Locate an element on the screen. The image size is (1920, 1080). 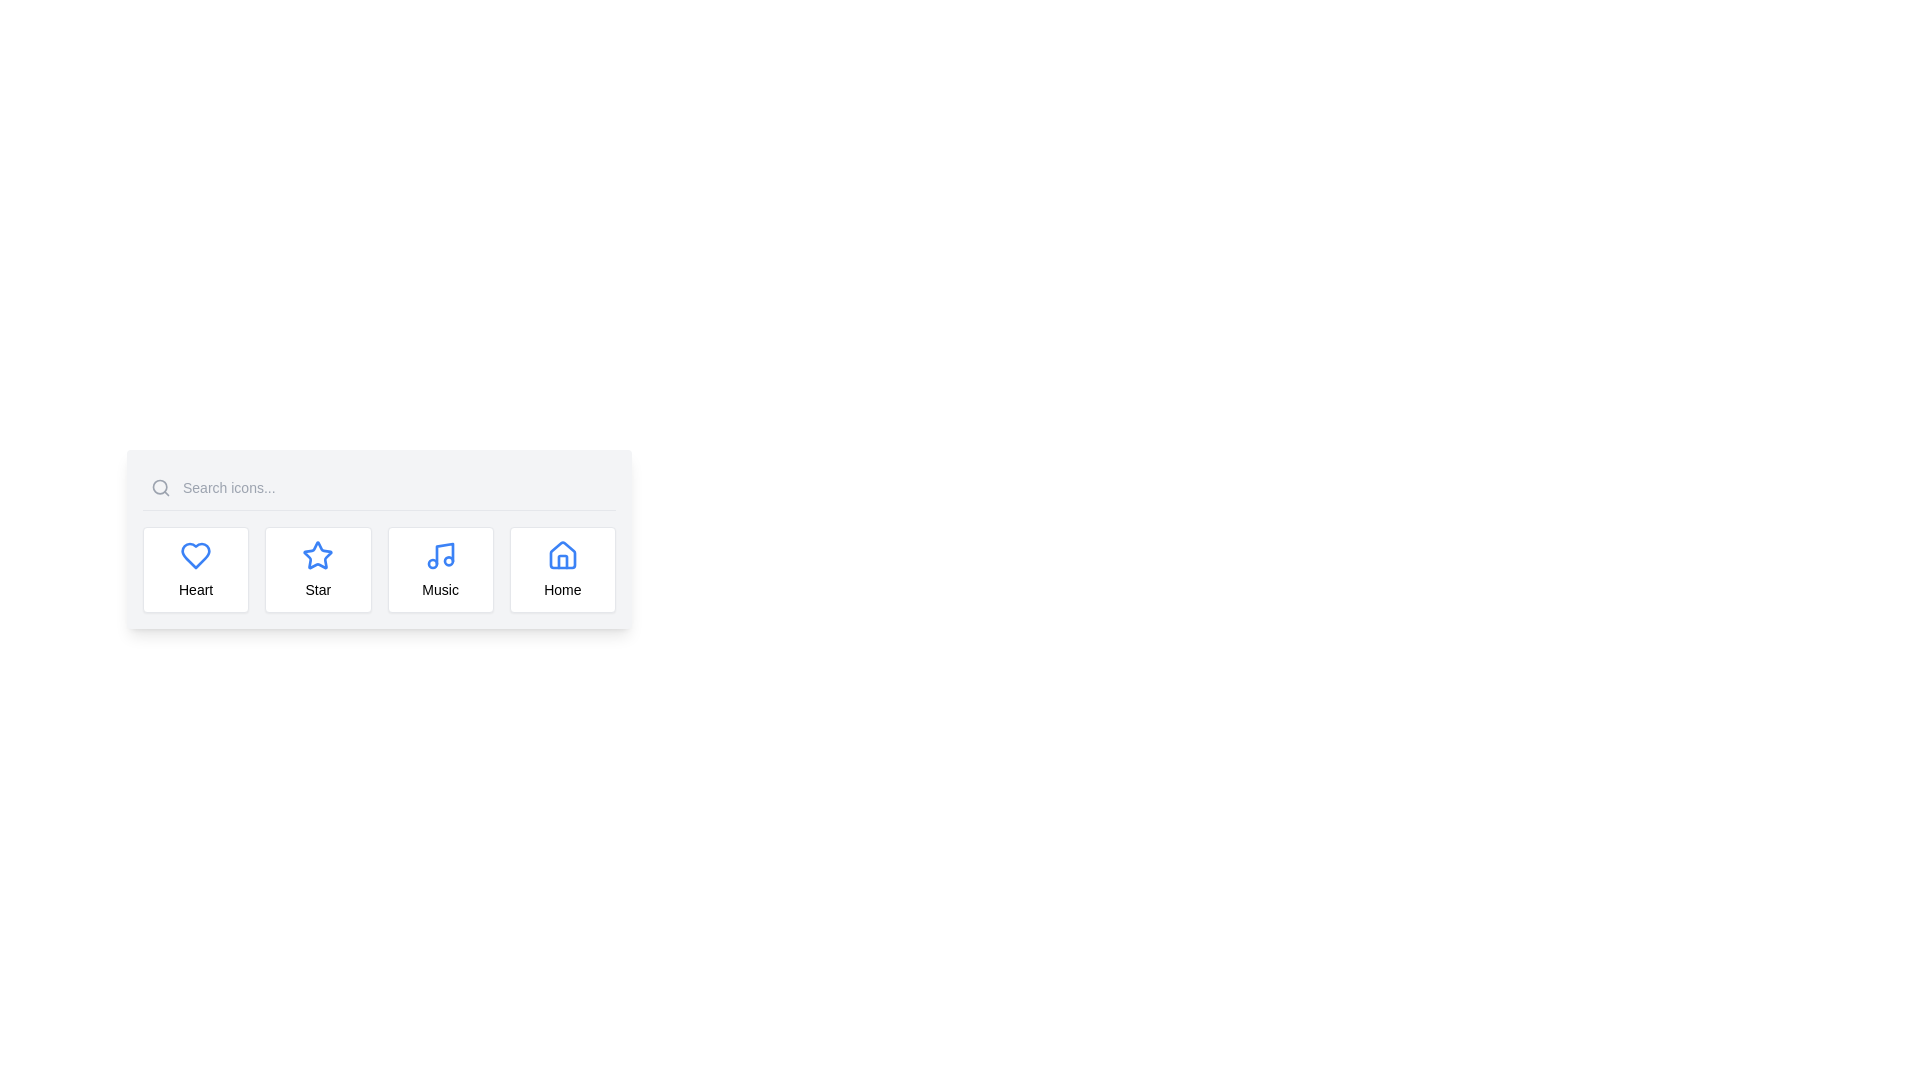
the blue house icon located at the center of the card labeled 'Home' to initiate navigation or selection is located at coordinates (561, 555).